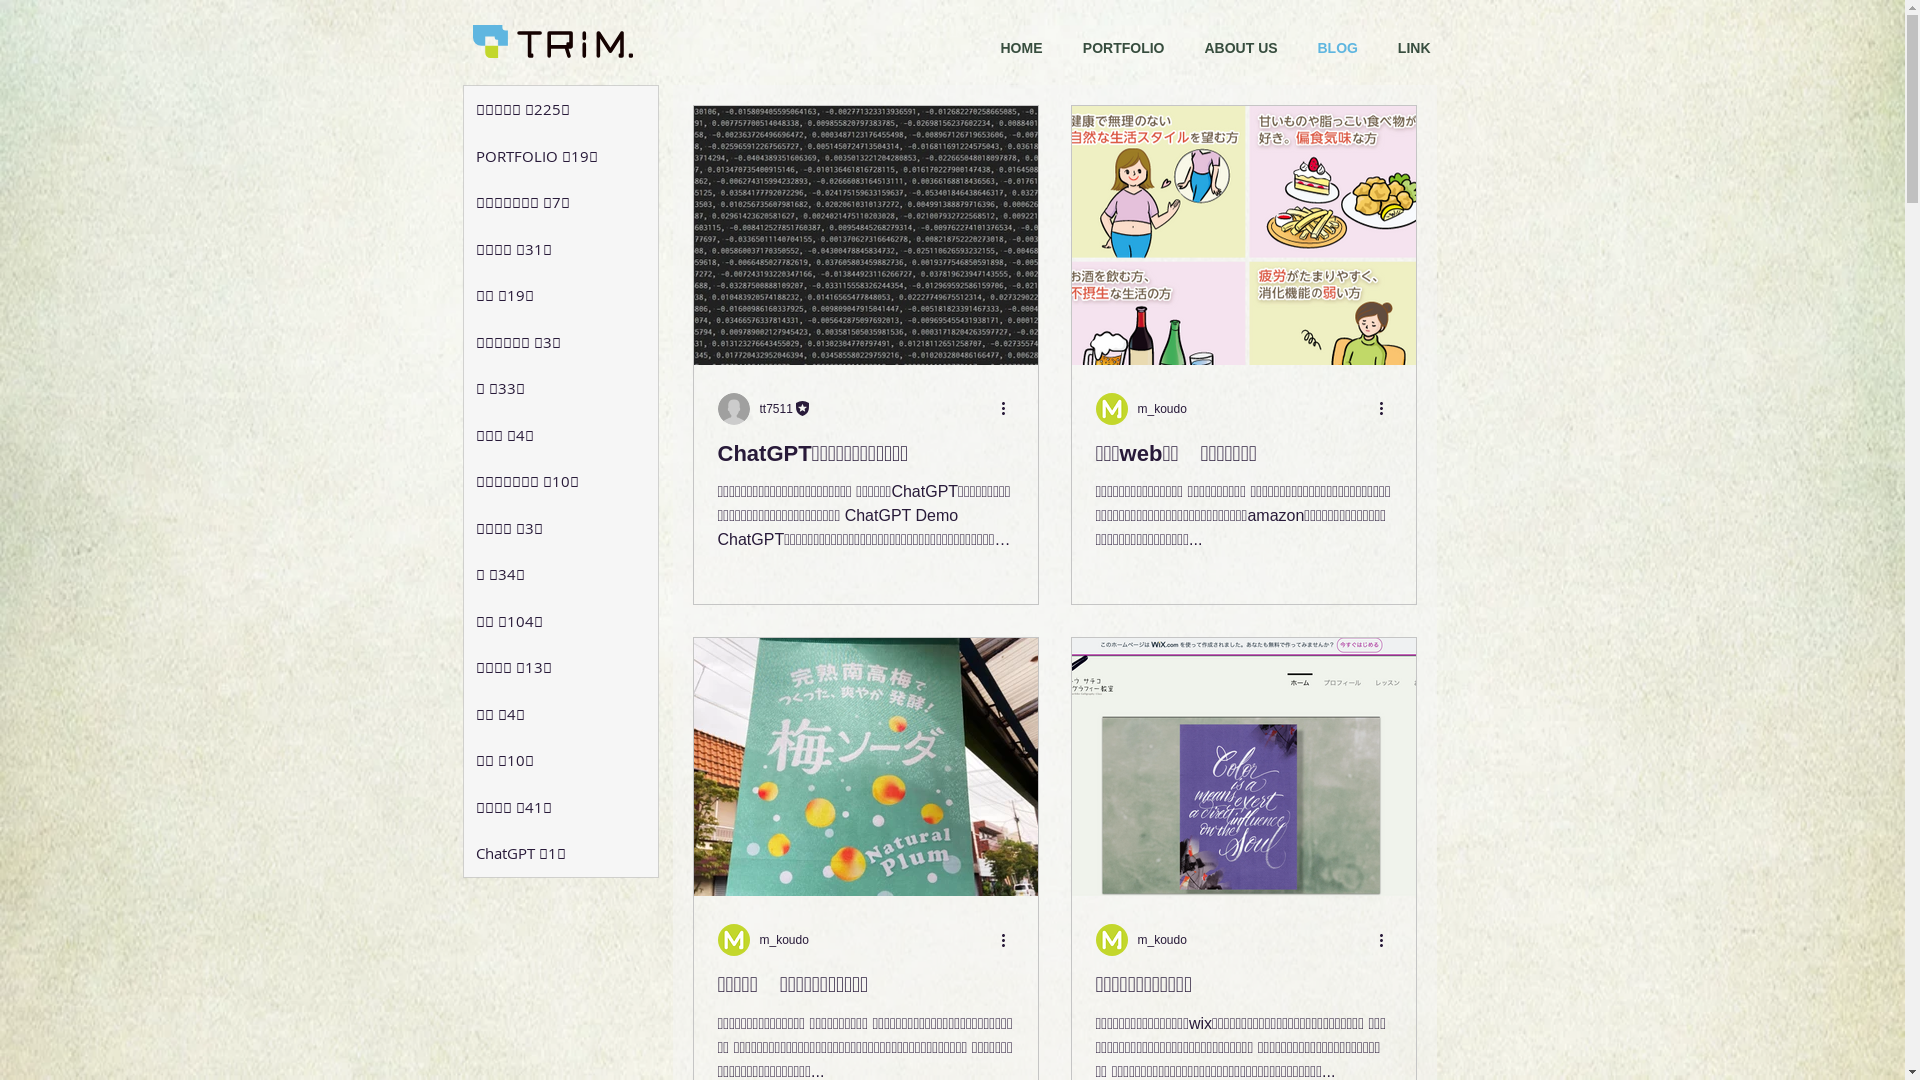  I want to click on 'LINK', so click(1413, 46).